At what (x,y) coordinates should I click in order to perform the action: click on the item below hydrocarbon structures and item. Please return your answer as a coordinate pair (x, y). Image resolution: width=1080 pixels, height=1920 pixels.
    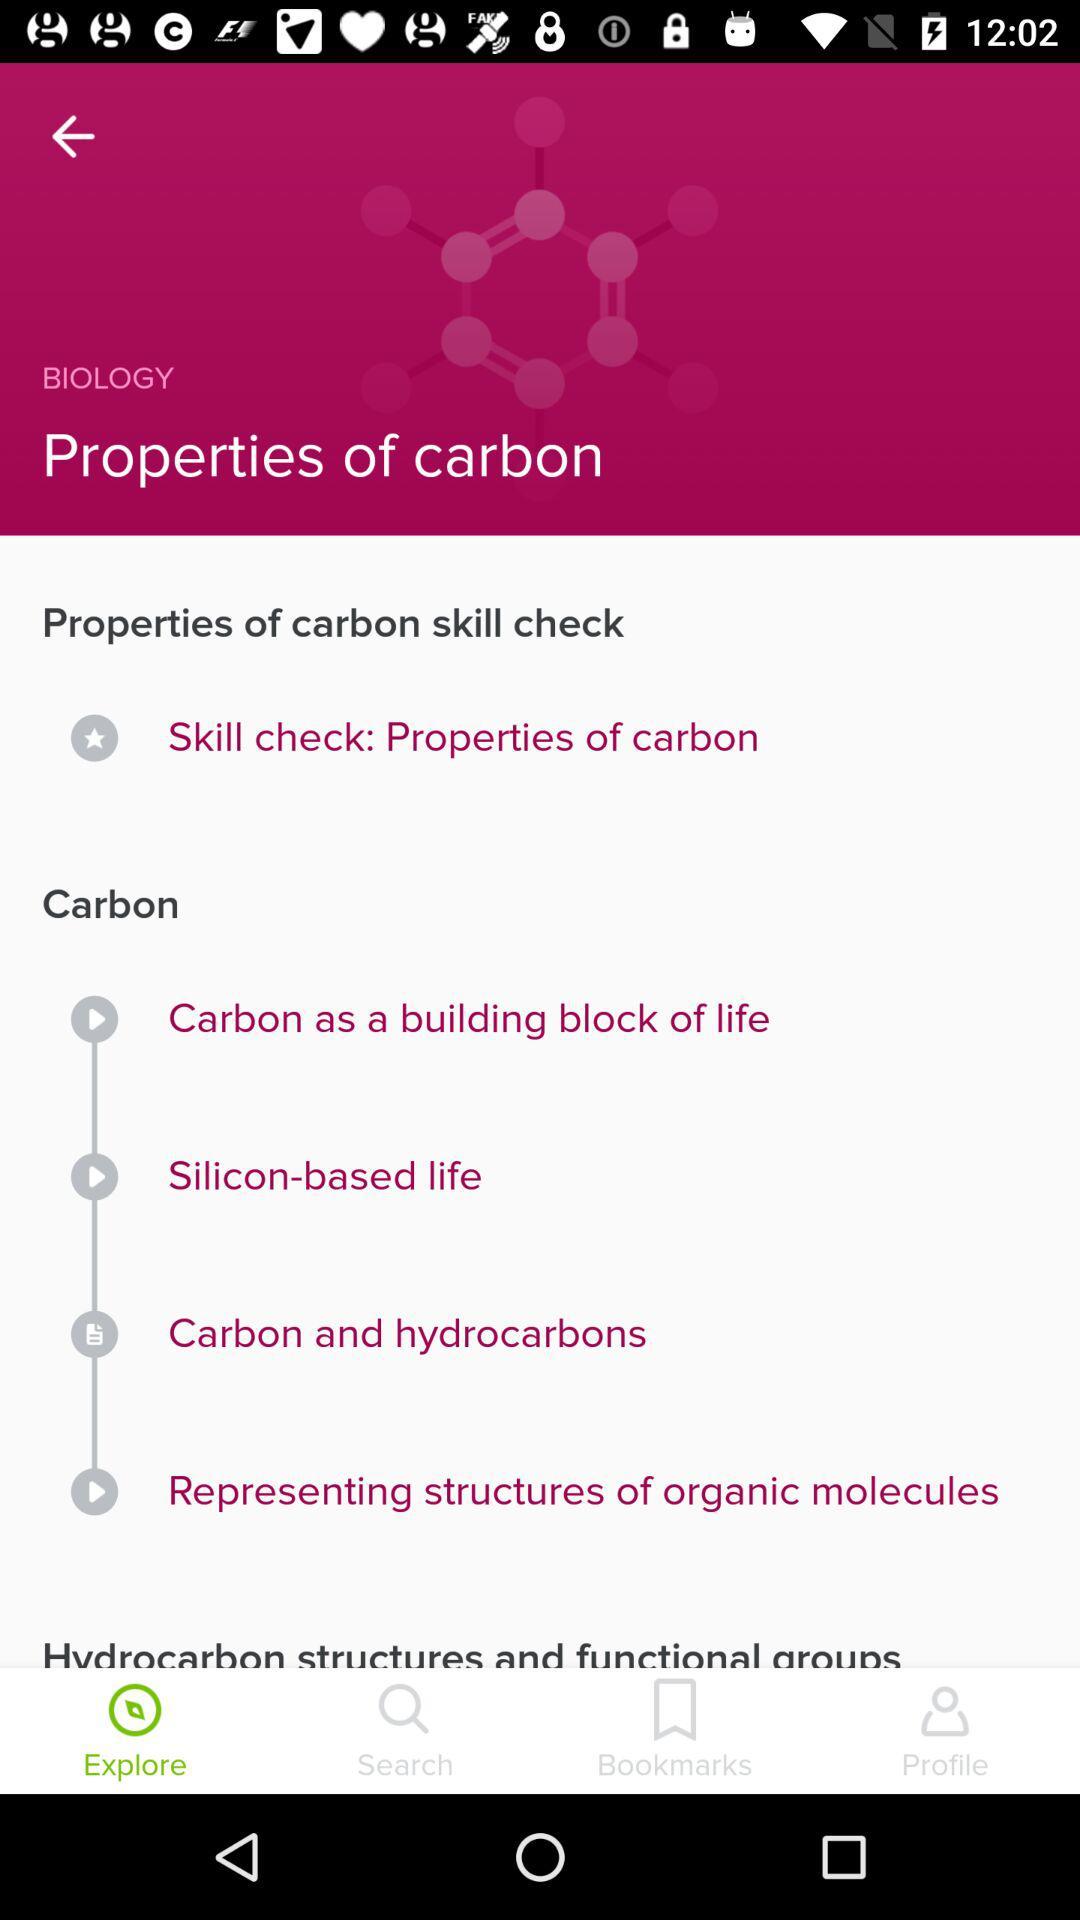
    Looking at the image, I should click on (135, 1732).